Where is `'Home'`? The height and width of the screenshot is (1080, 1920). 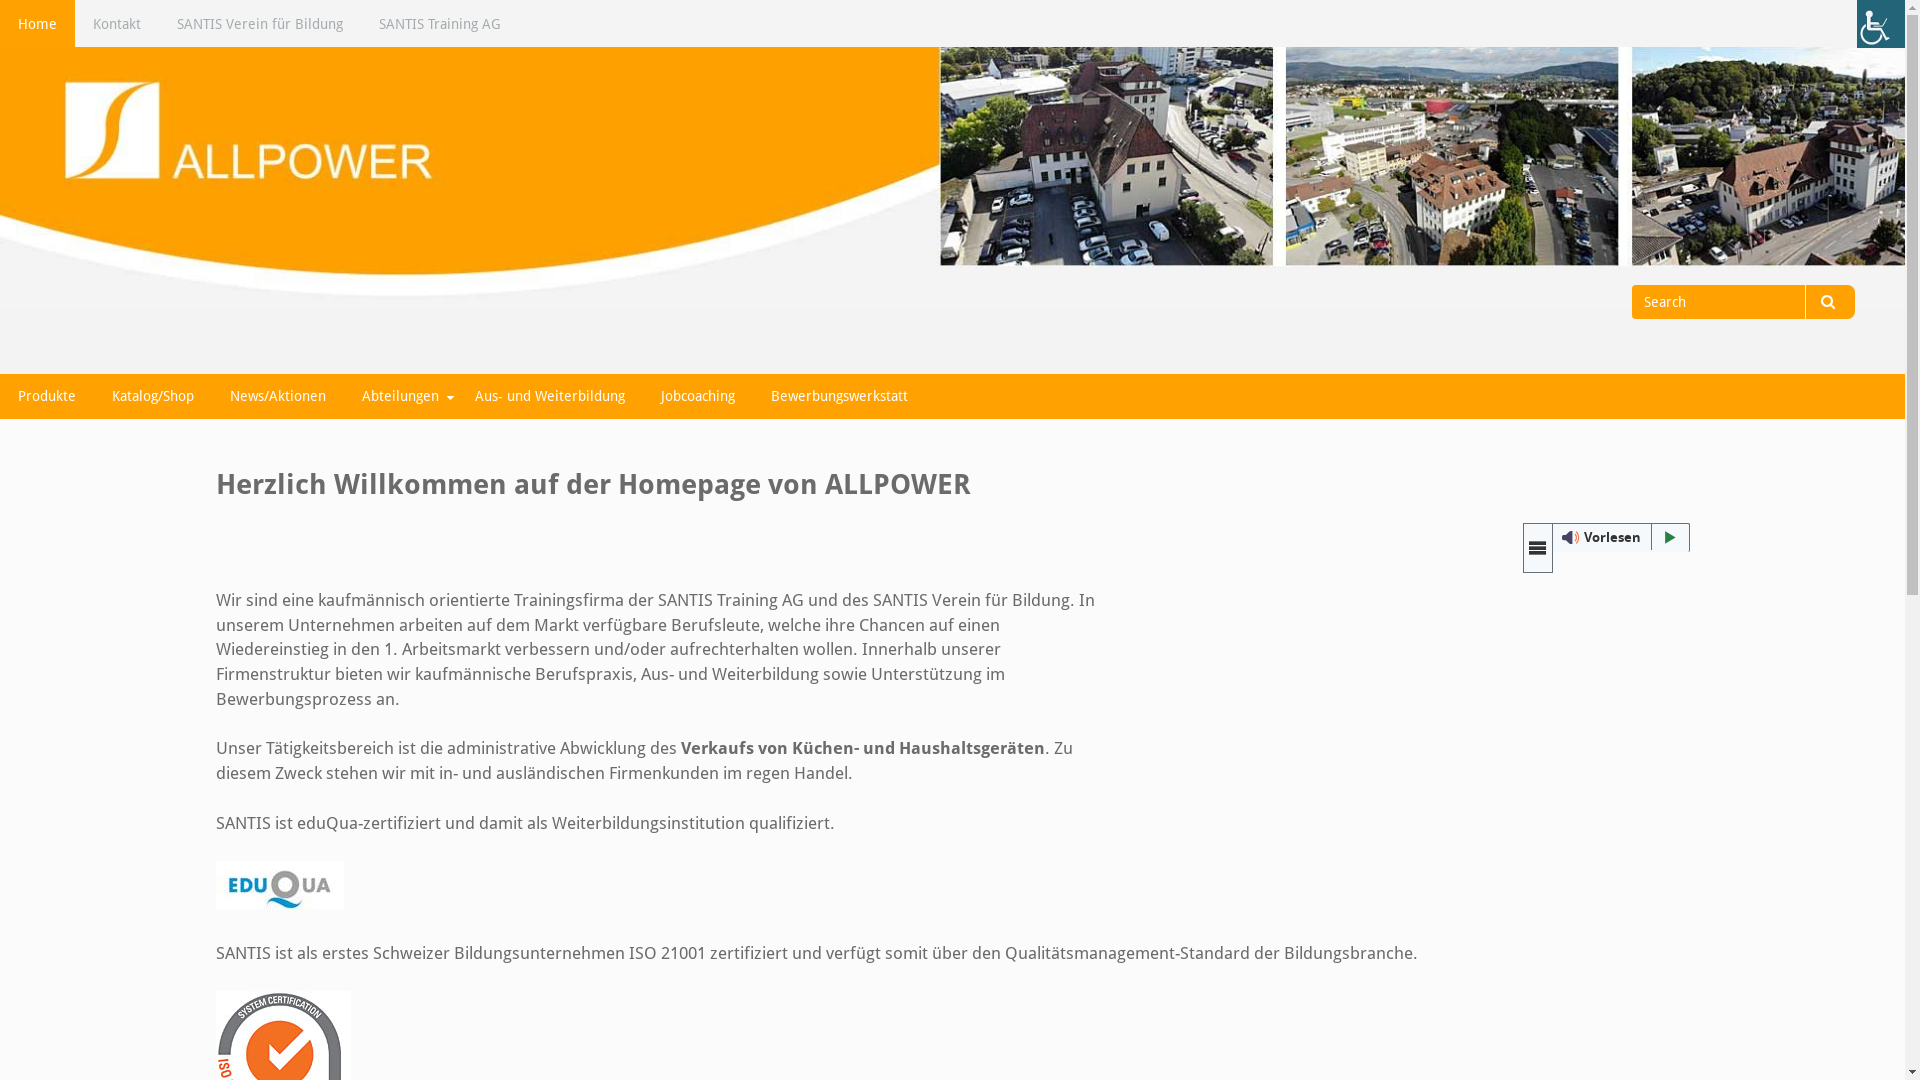
'Home' is located at coordinates (37, 23).